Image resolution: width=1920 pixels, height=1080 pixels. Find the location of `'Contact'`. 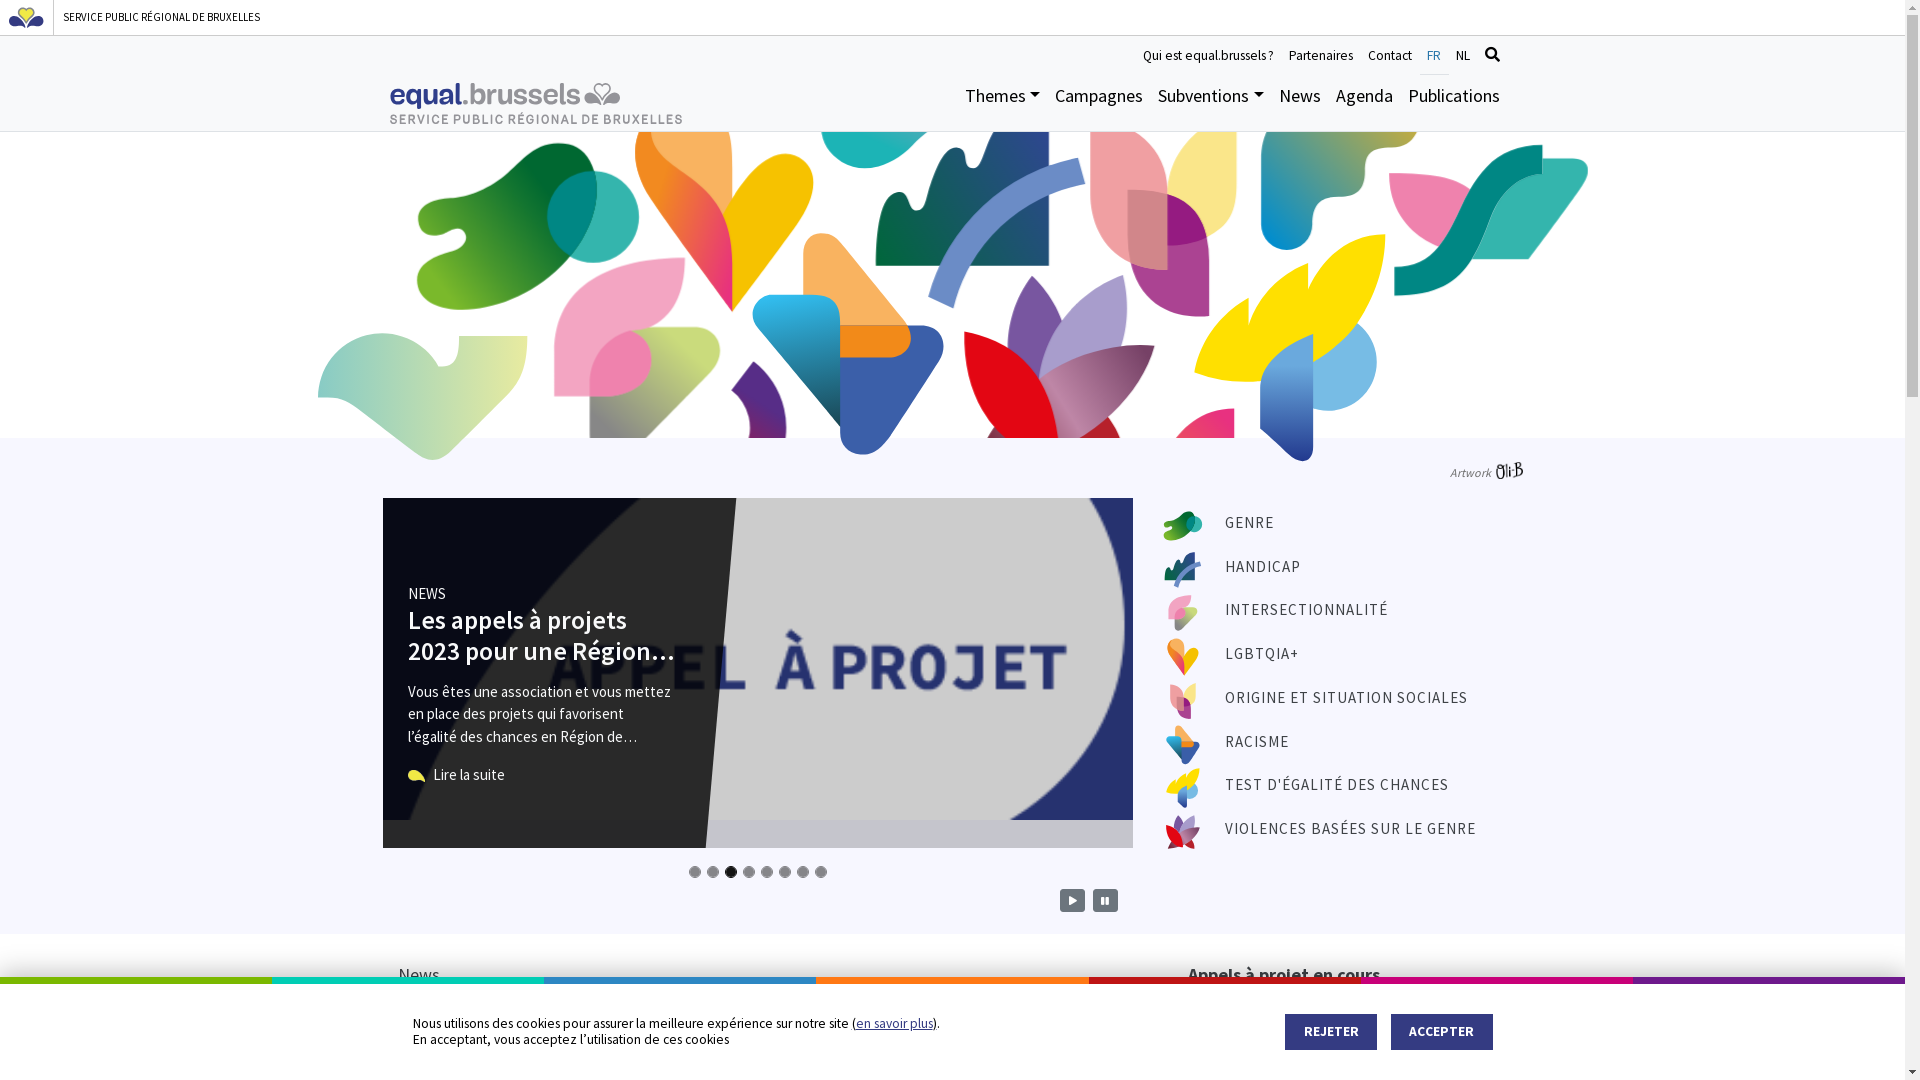

'Contact' is located at coordinates (1359, 53).